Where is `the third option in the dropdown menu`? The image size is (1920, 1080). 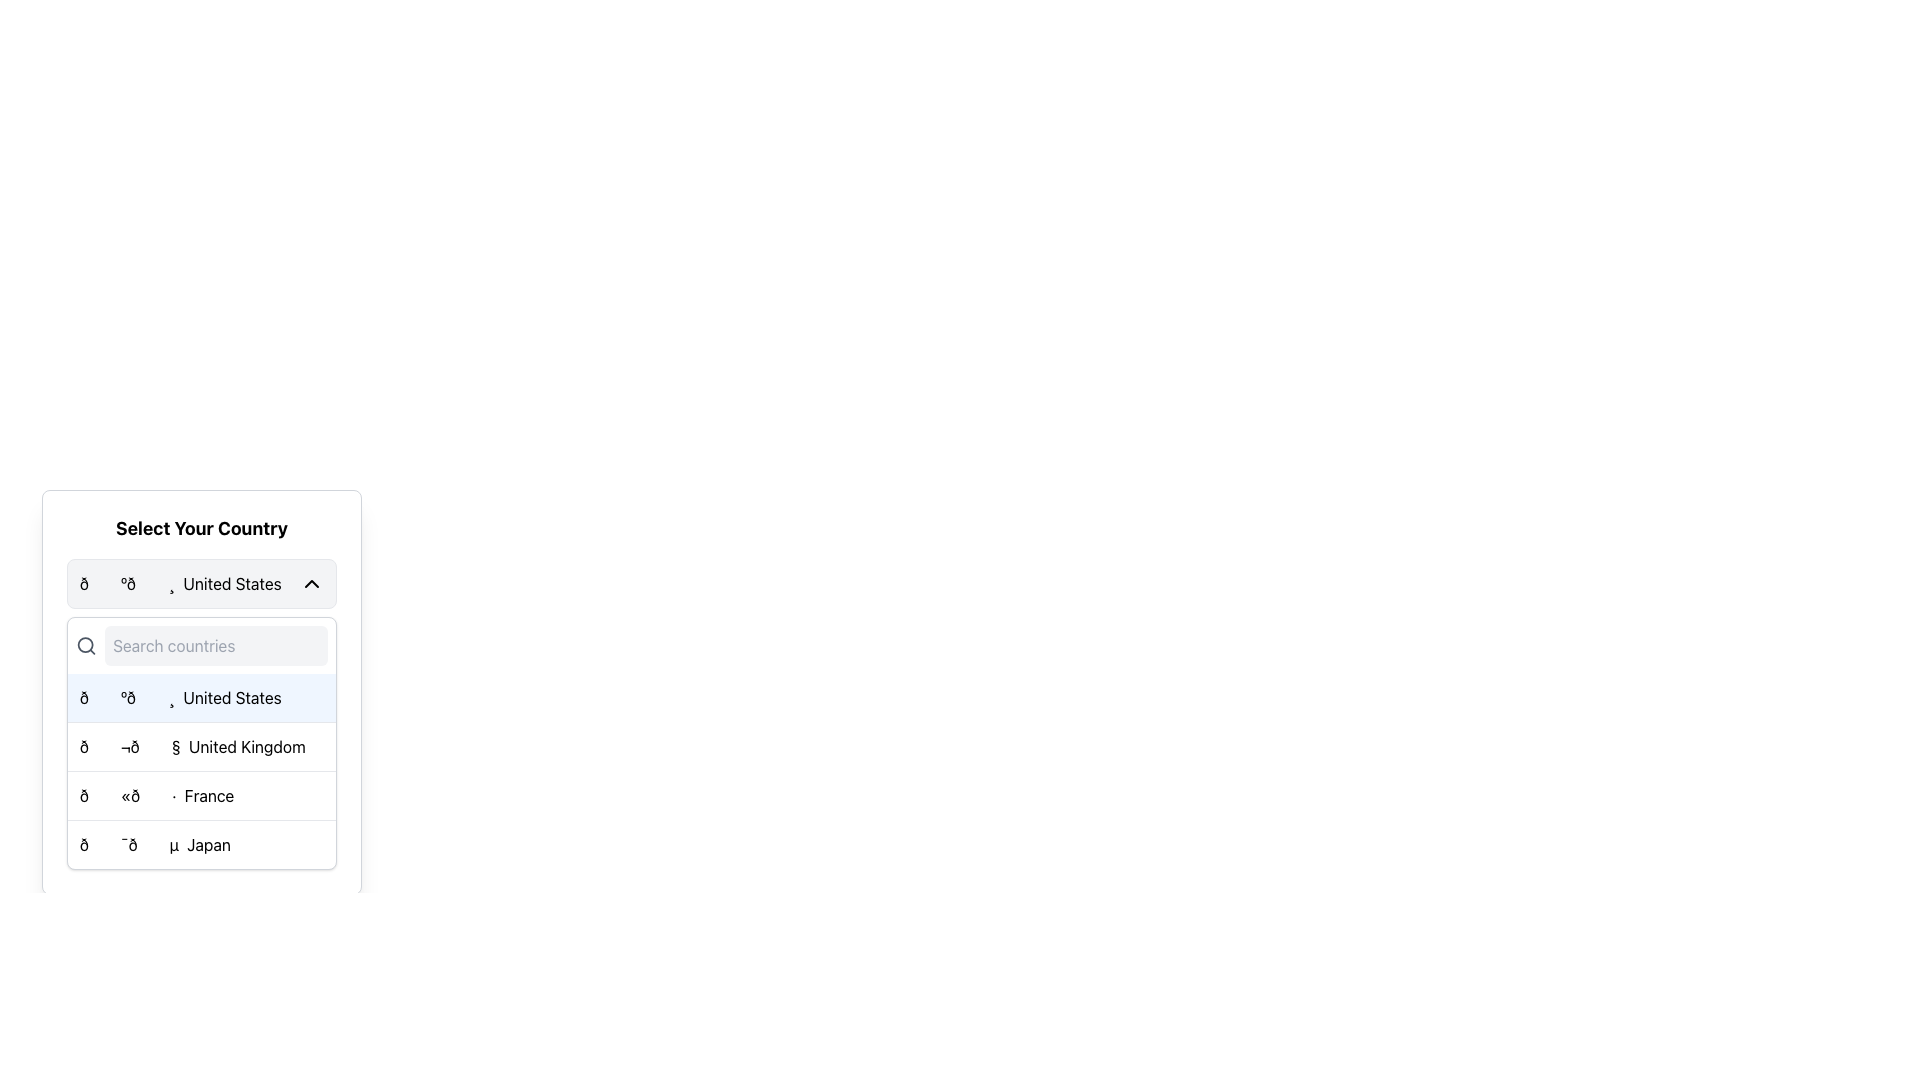 the third option in the dropdown menu is located at coordinates (201, 793).